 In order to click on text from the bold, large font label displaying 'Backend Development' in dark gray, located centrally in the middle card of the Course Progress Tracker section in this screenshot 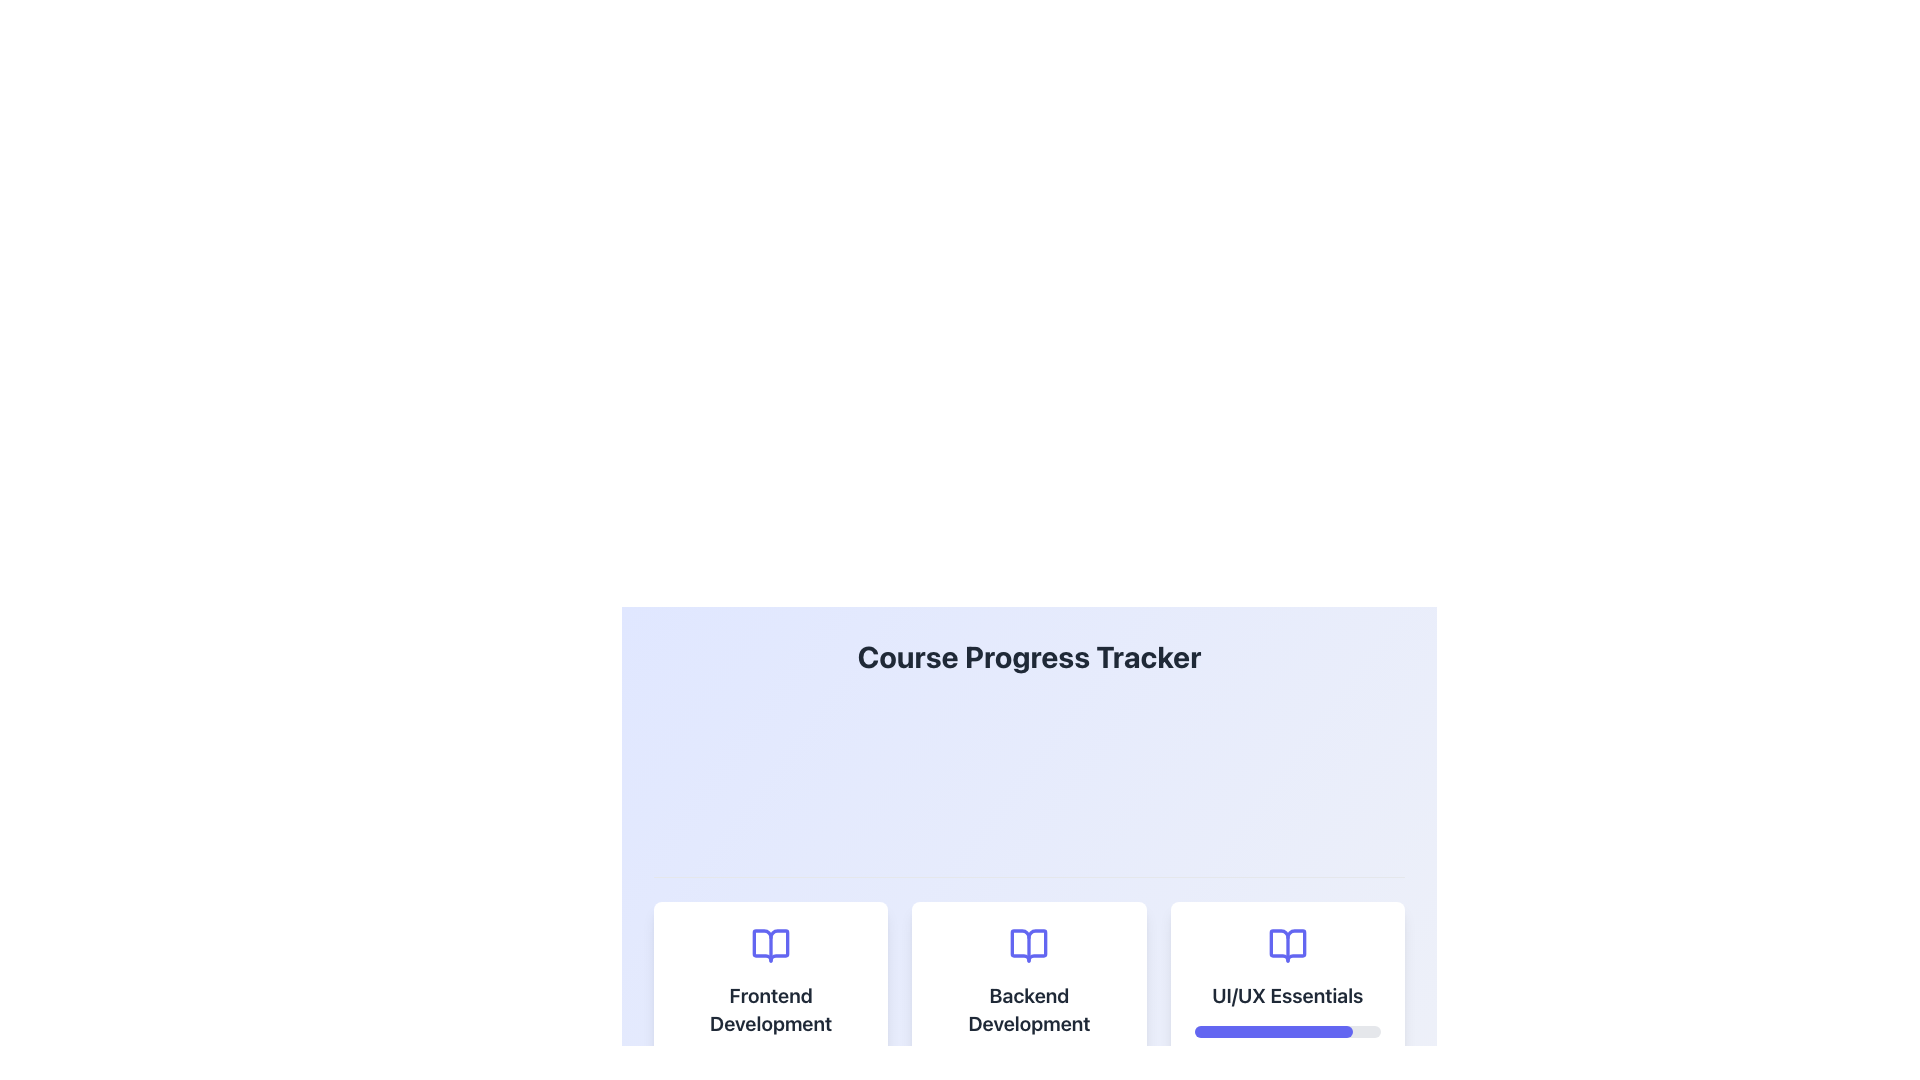, I will do `click(1029, 1010)`.